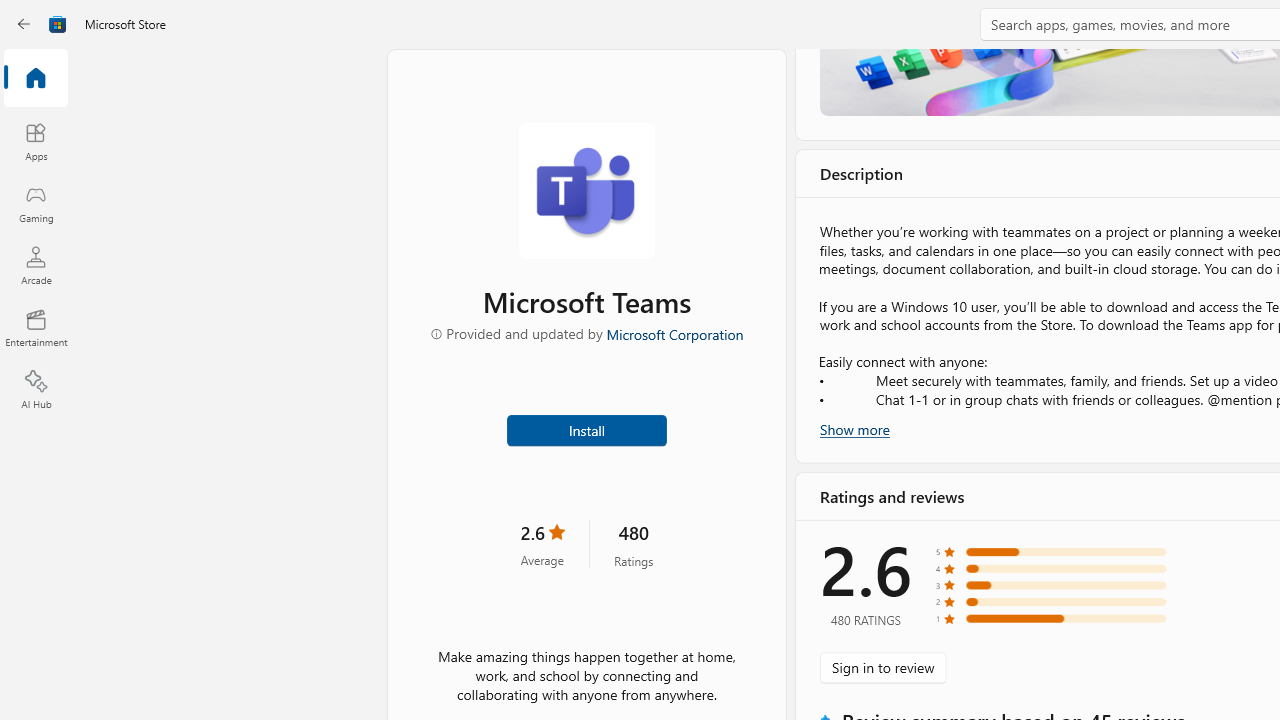  What do you see at coordinates (35, 140) in the screenshot?
I see `'Apps'` at bounding box center [35, 140].